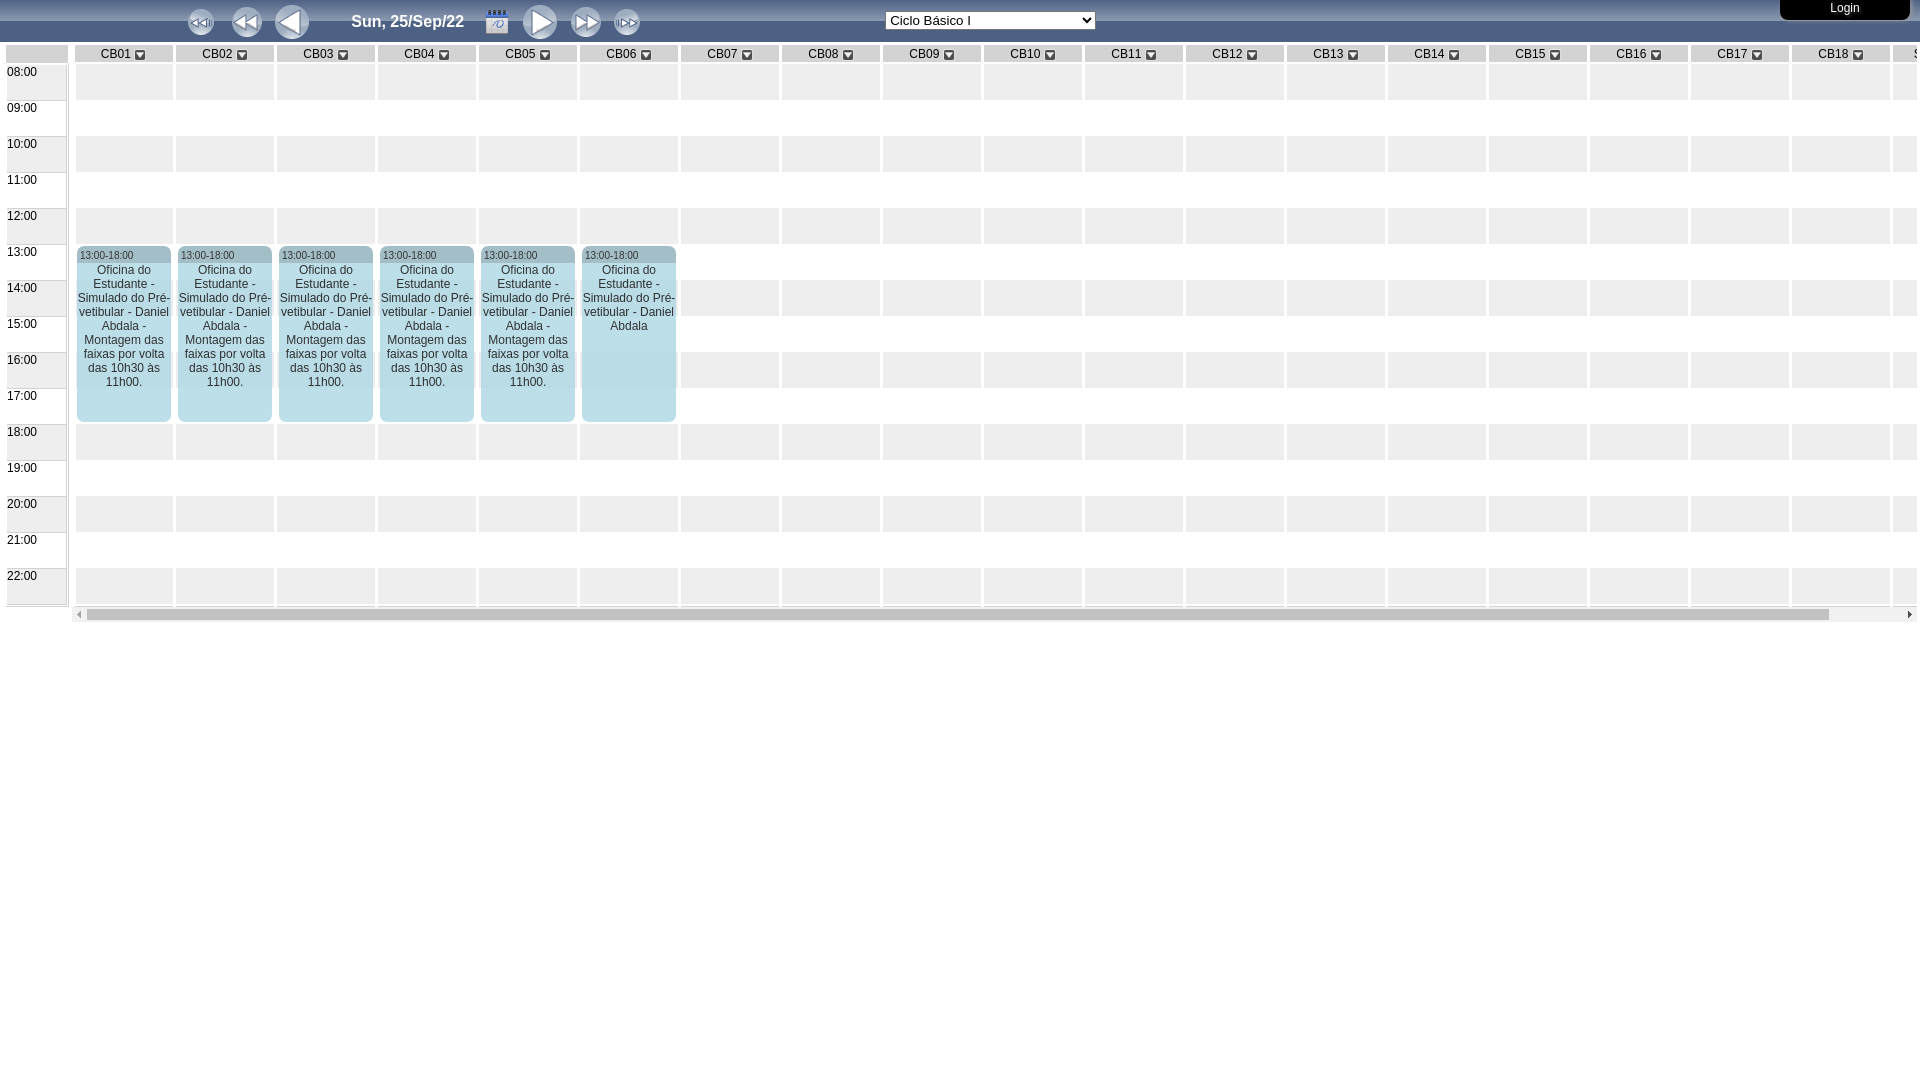  I want to click on 'Semana Anterior', so click(245, 22).